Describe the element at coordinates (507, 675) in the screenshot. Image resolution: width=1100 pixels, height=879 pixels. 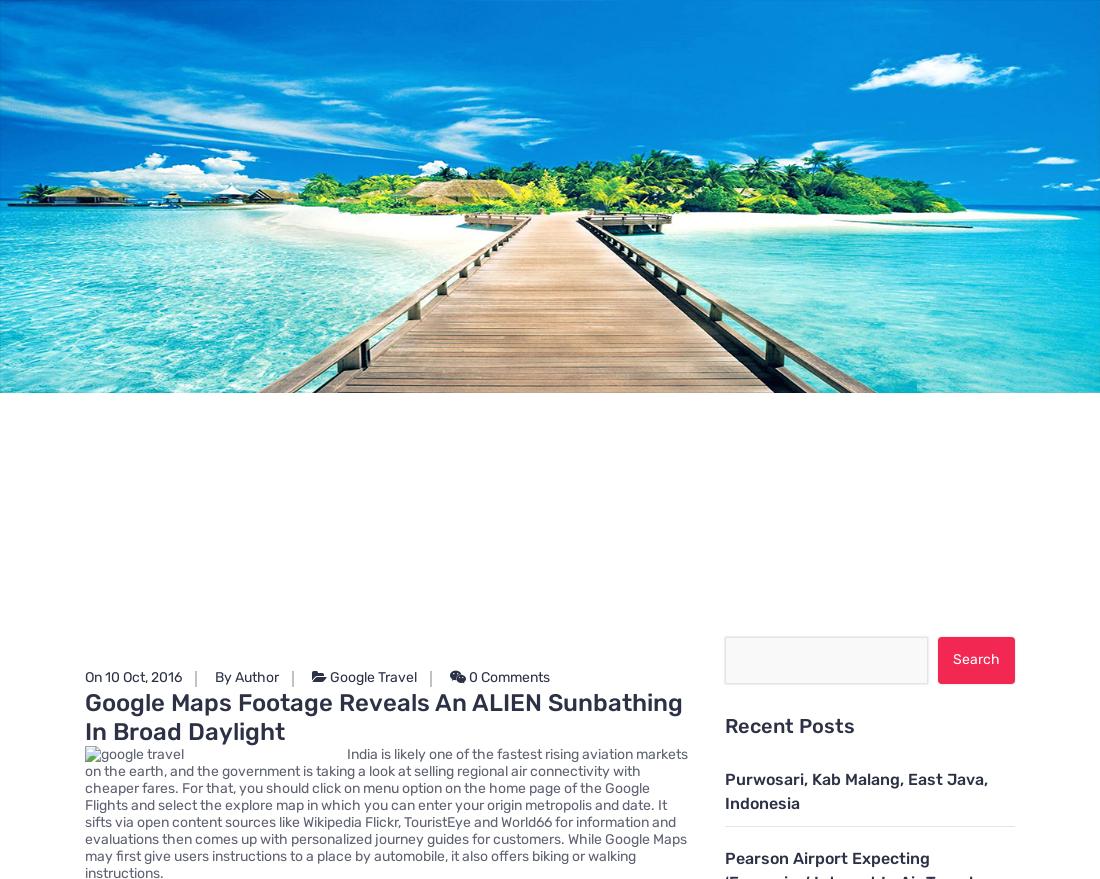
I see `'0 Comments'` at that location.